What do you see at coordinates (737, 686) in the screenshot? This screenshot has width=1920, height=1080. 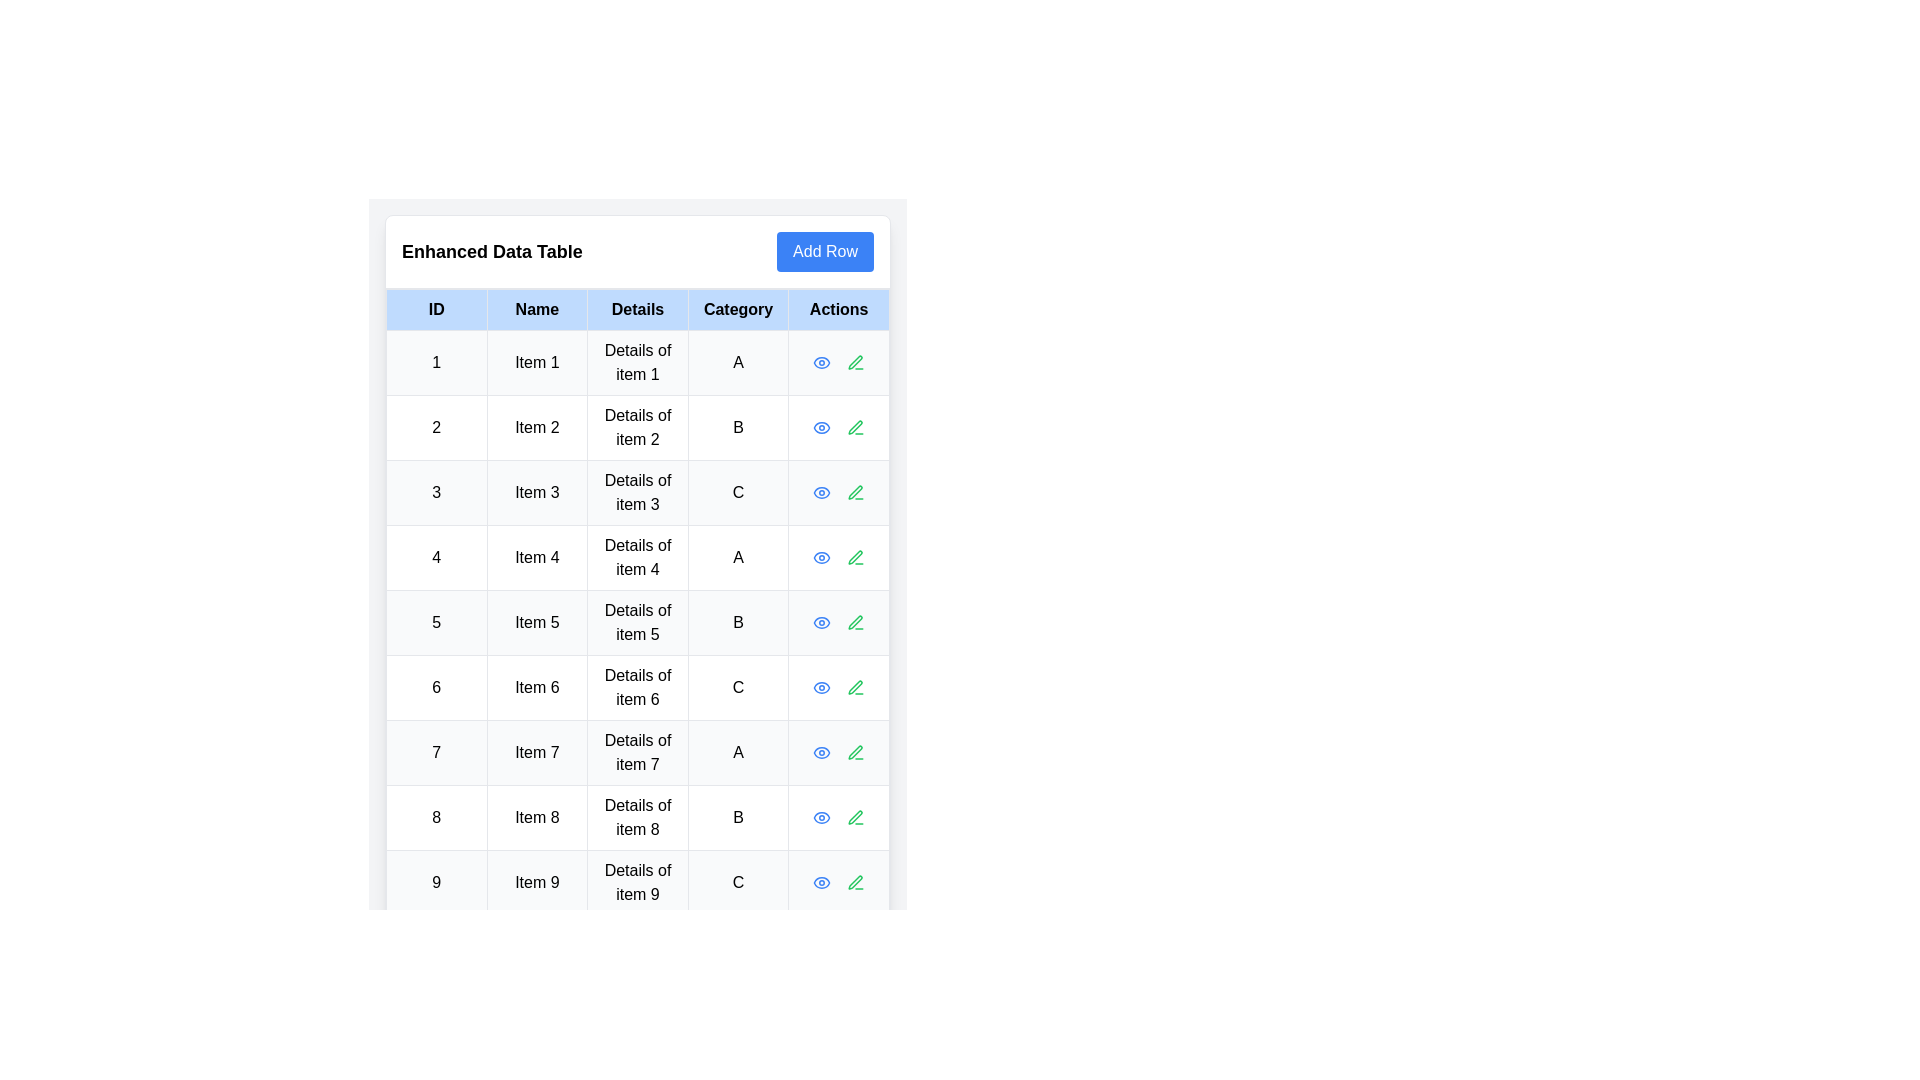 I see `the Table Cell displaying the category letter in the sixth row under the 'Category' column, which is the fourth cell from the left` at bounding box center [737, 686].